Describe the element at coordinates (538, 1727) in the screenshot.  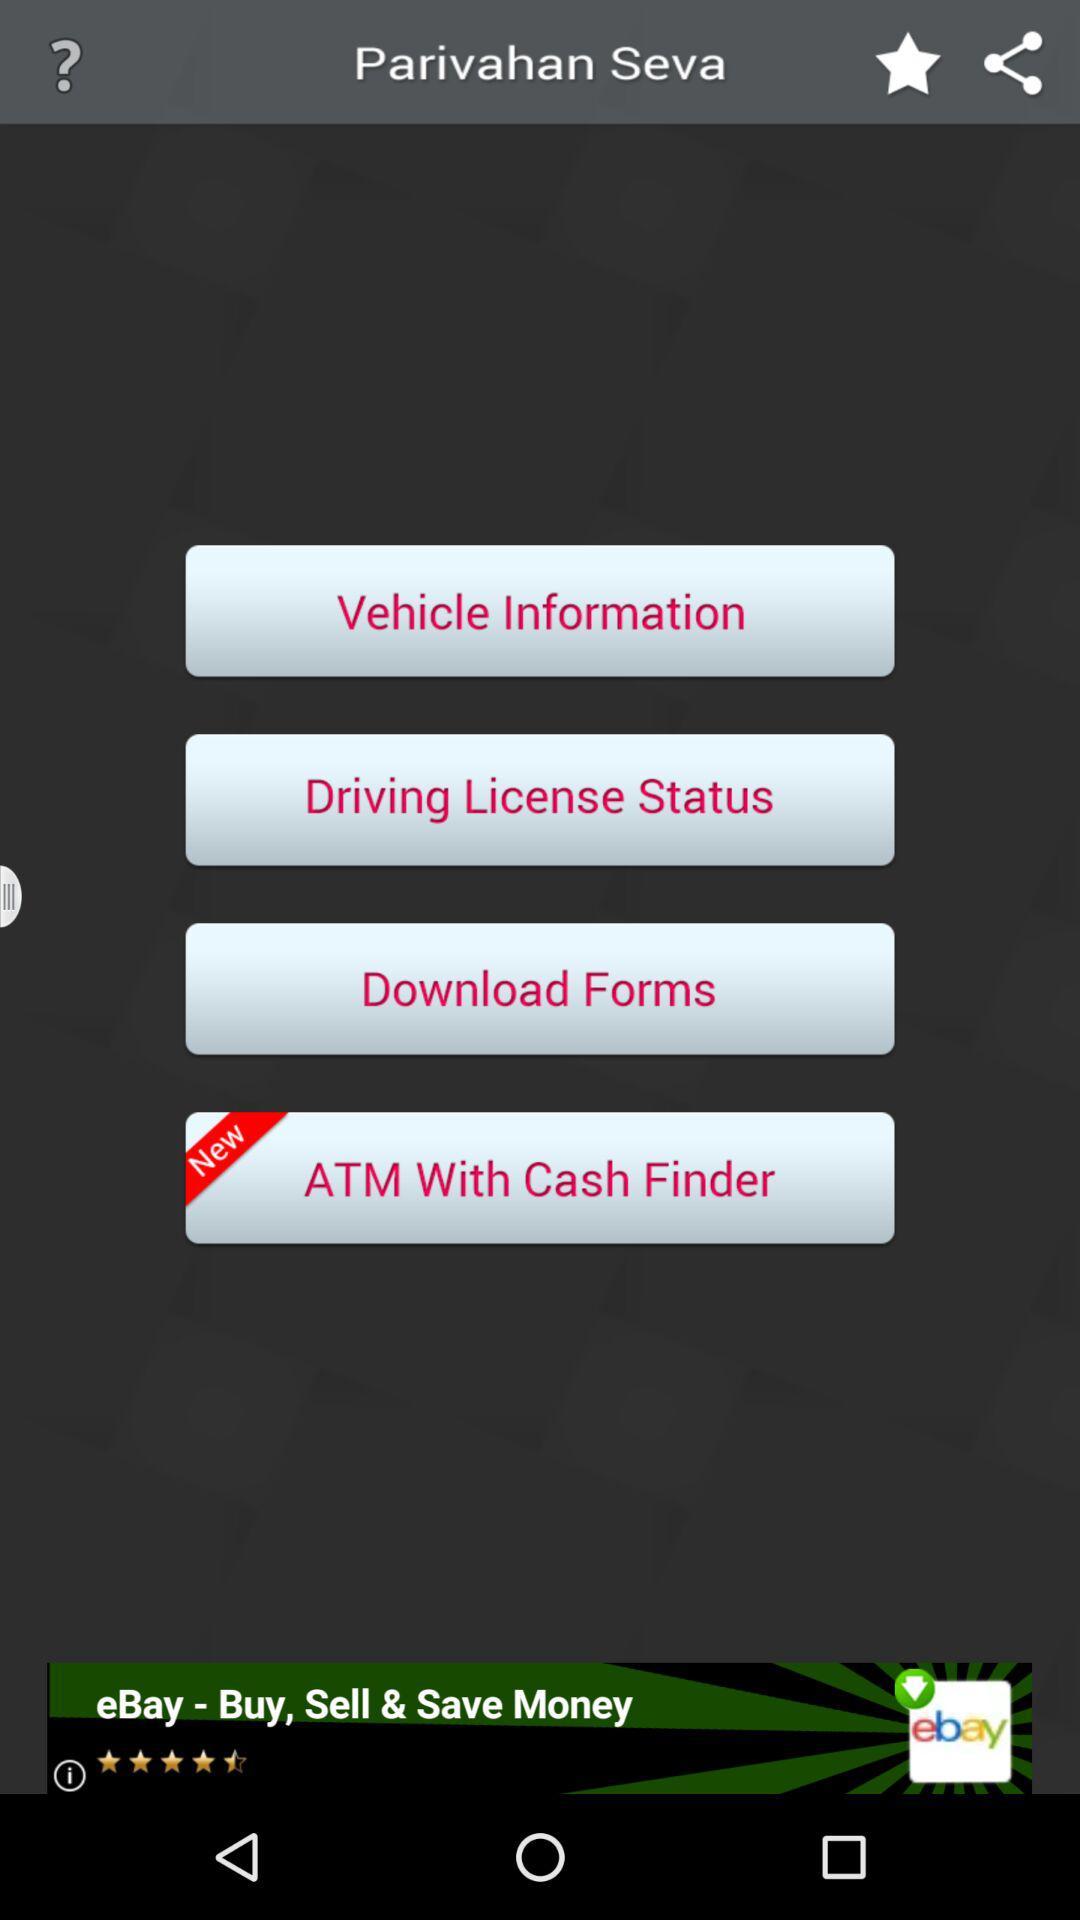
I see `click for advertisement` at that location.